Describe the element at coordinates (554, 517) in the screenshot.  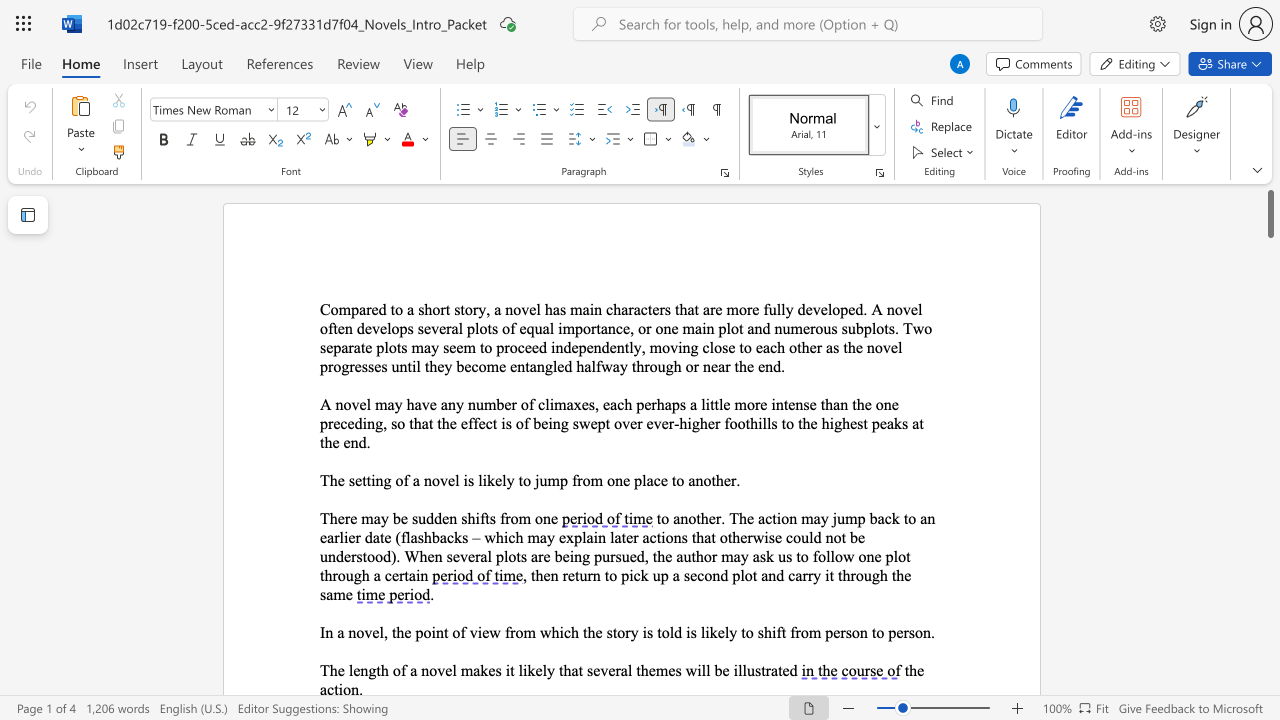
I see `the 5th character "e" in the text` at that location.